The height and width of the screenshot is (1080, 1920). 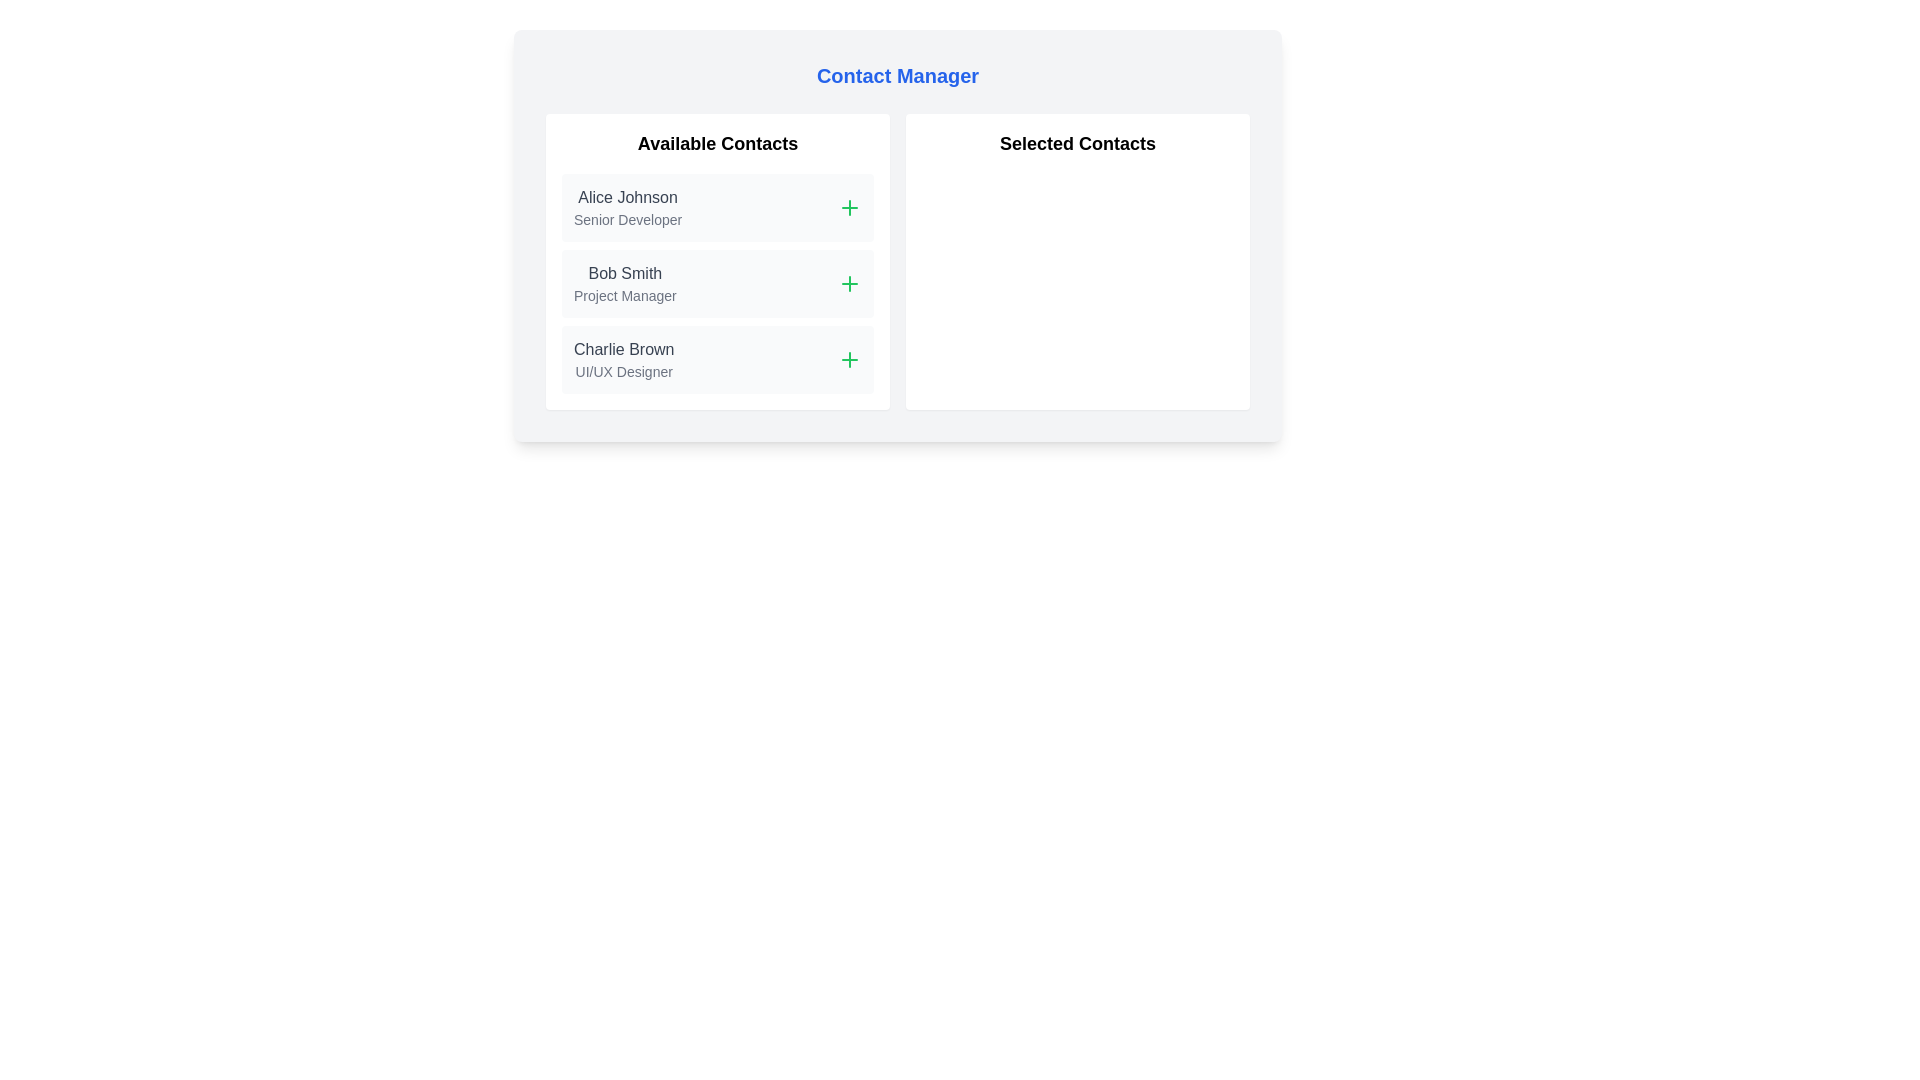 What do you see at coordinates (718, 142) in the screenshot?
I see `the 'Available Contacts' text label, which is styled as a bold header indicating the section for contact names and roles` at bounding box center [718, 142].